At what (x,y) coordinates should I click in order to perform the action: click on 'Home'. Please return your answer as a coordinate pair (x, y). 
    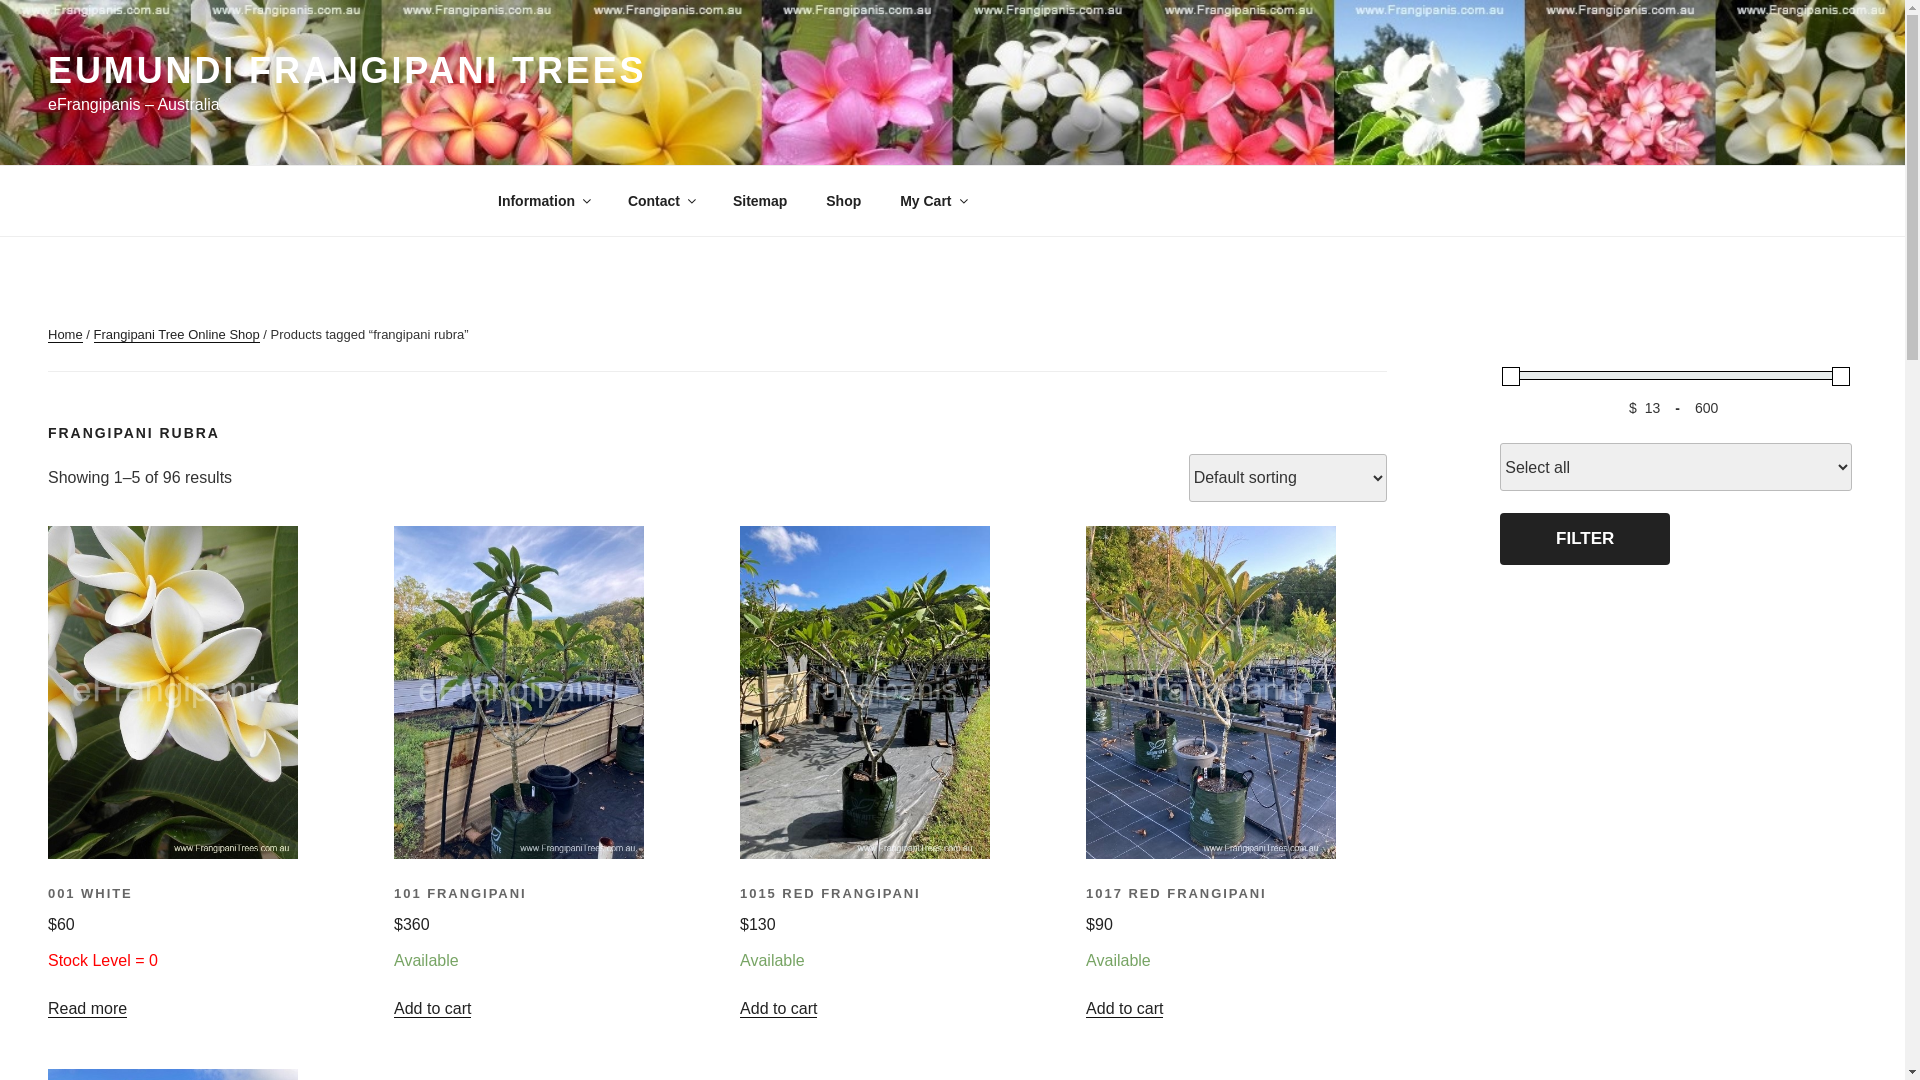
    Looking at the image, I should click on (65, 333).